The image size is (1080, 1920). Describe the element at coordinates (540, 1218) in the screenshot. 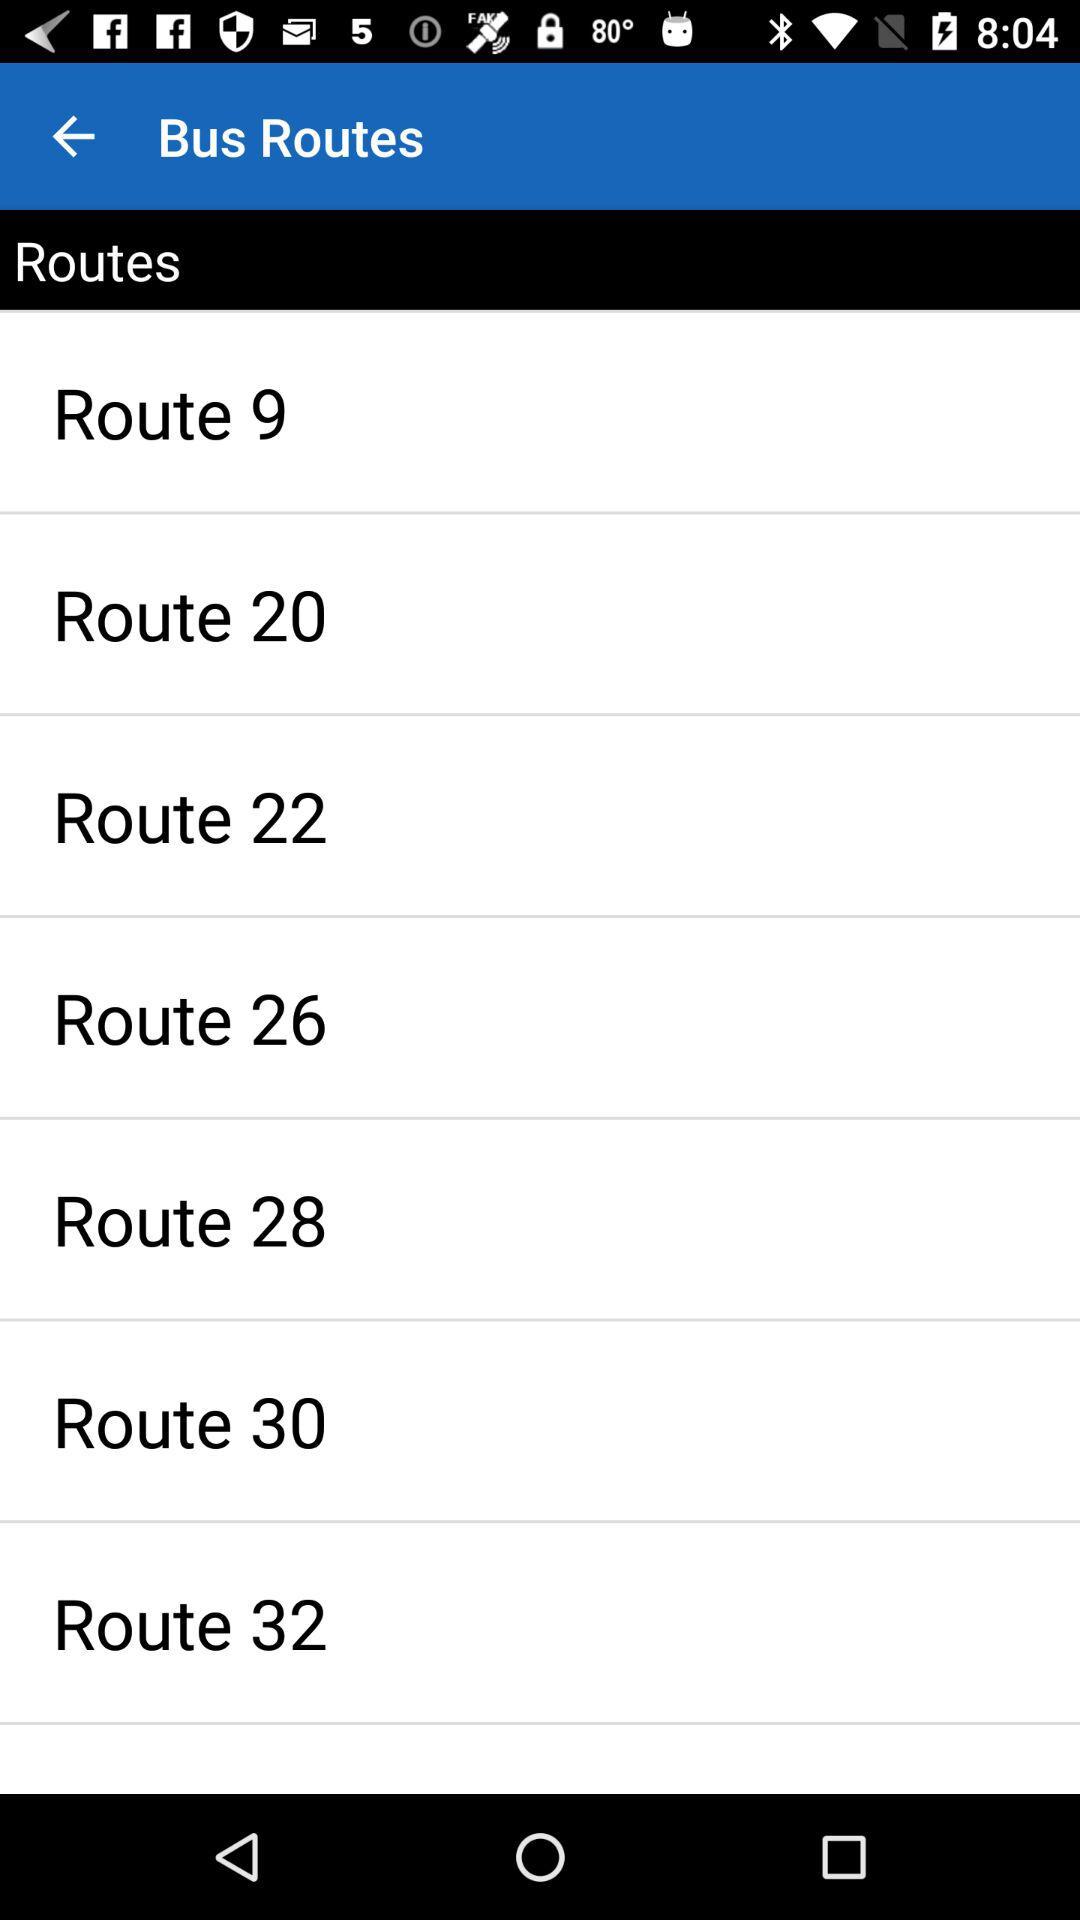

I see `the icon above the route 30` at that location.